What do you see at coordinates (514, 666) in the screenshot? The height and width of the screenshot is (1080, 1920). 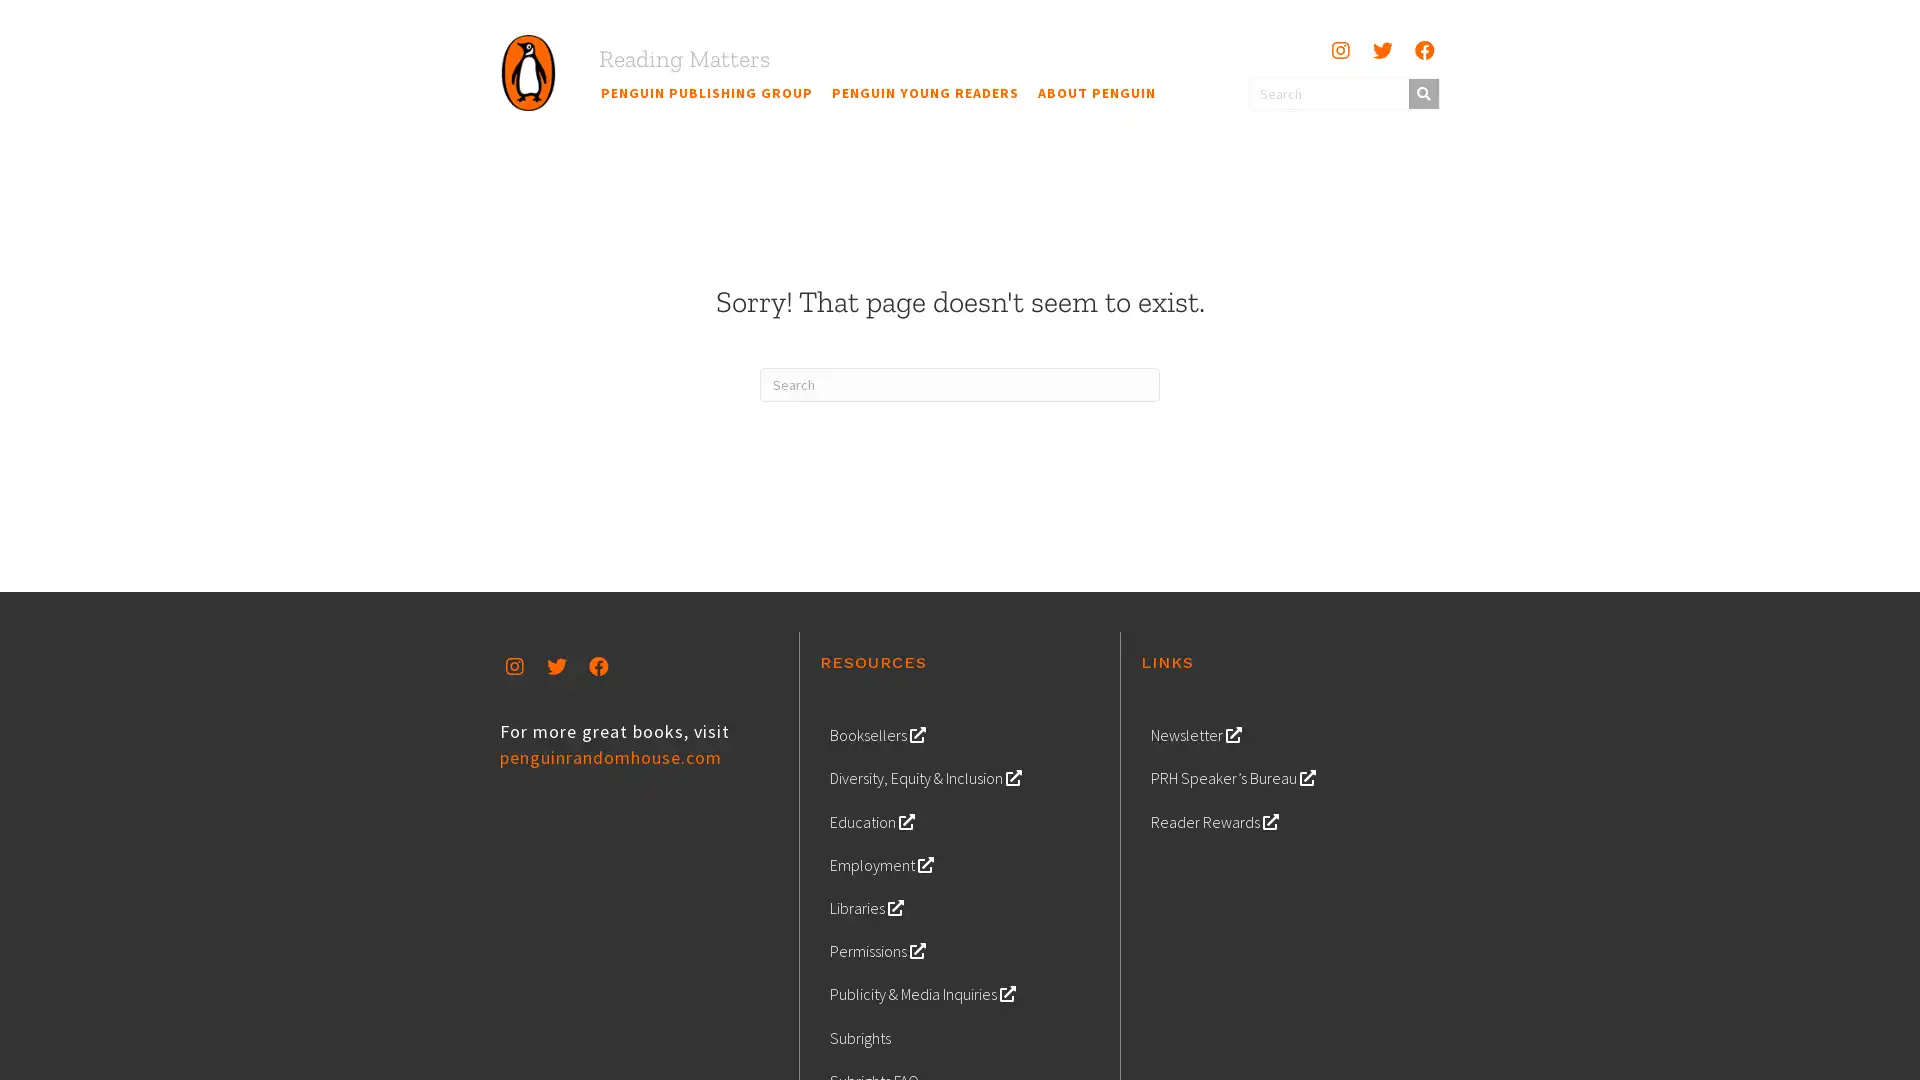 I see `Instagram` at bounding box center [514, 666].